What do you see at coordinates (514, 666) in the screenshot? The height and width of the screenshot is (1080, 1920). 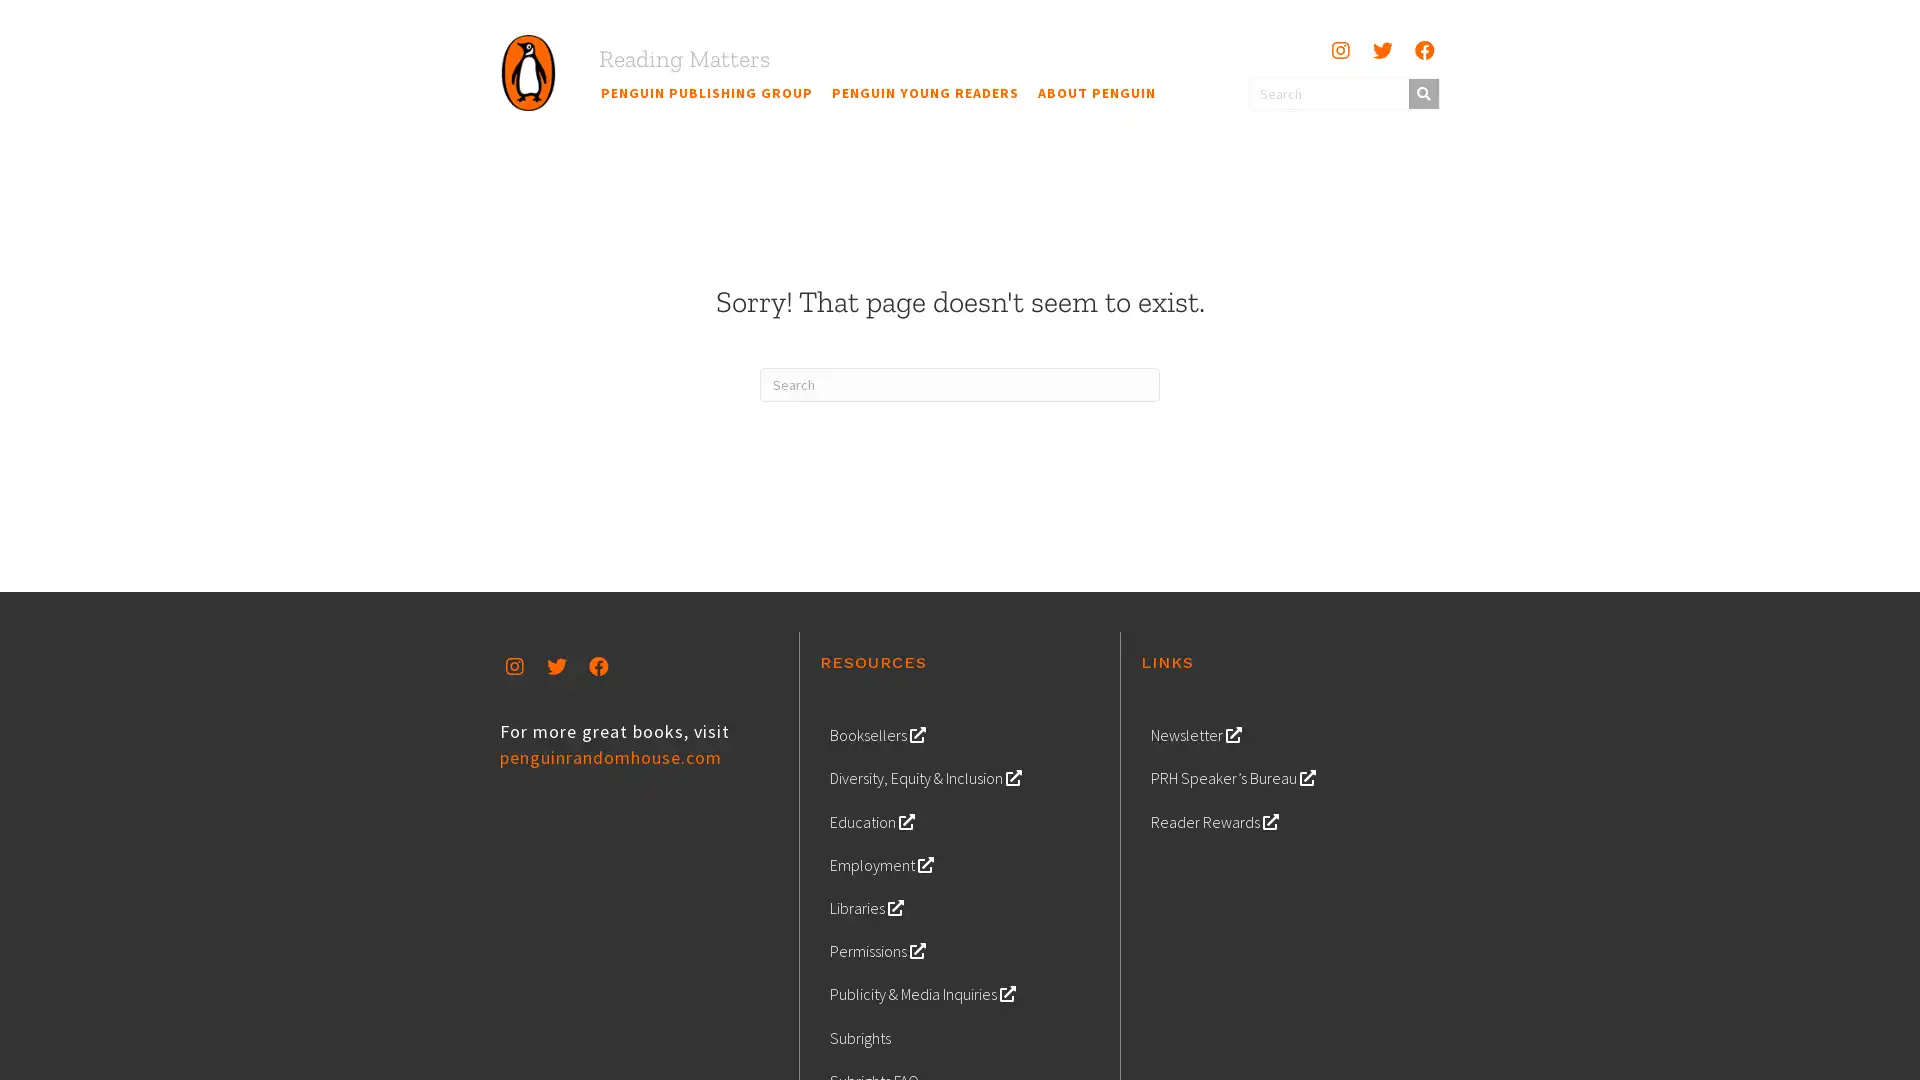 I see `Instagram` at bounding box center [514, 666].